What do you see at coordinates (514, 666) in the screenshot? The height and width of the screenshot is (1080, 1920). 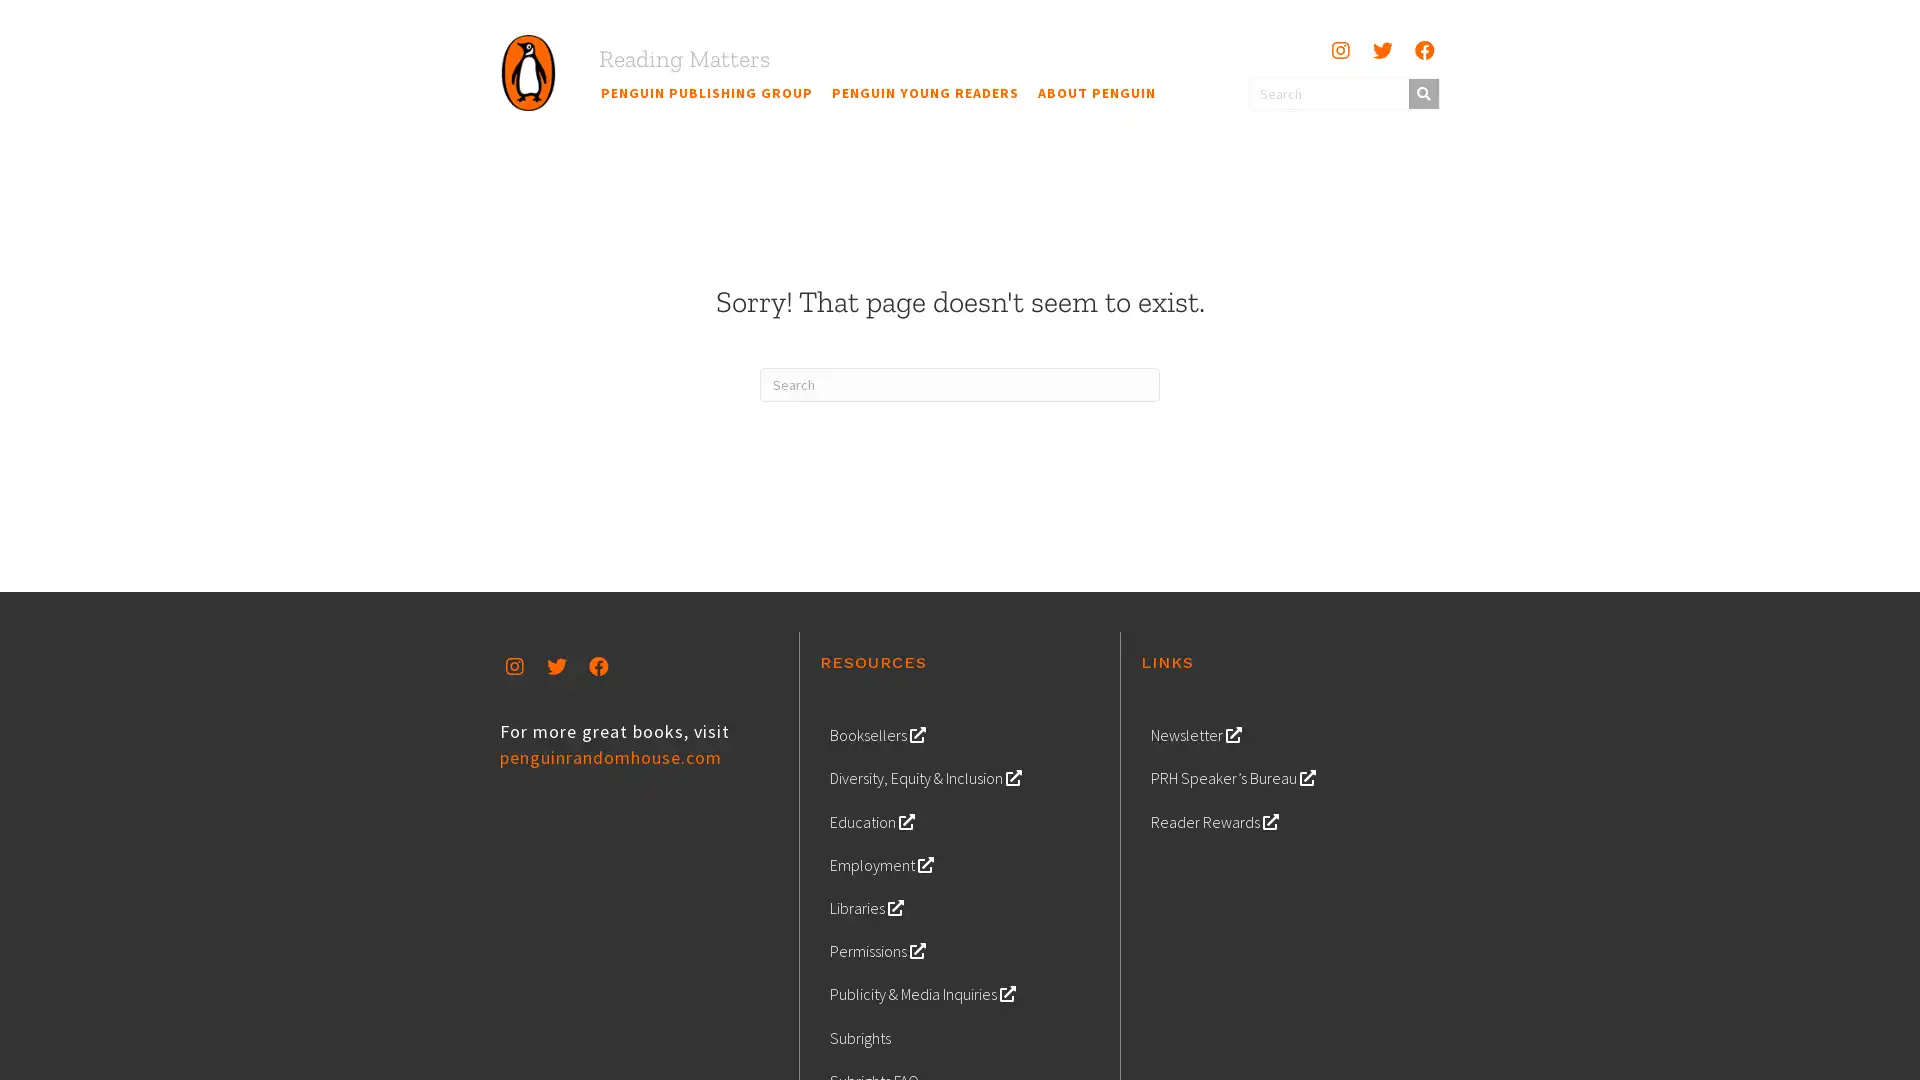 I see `Instagram` at bounding box center [514, 666].